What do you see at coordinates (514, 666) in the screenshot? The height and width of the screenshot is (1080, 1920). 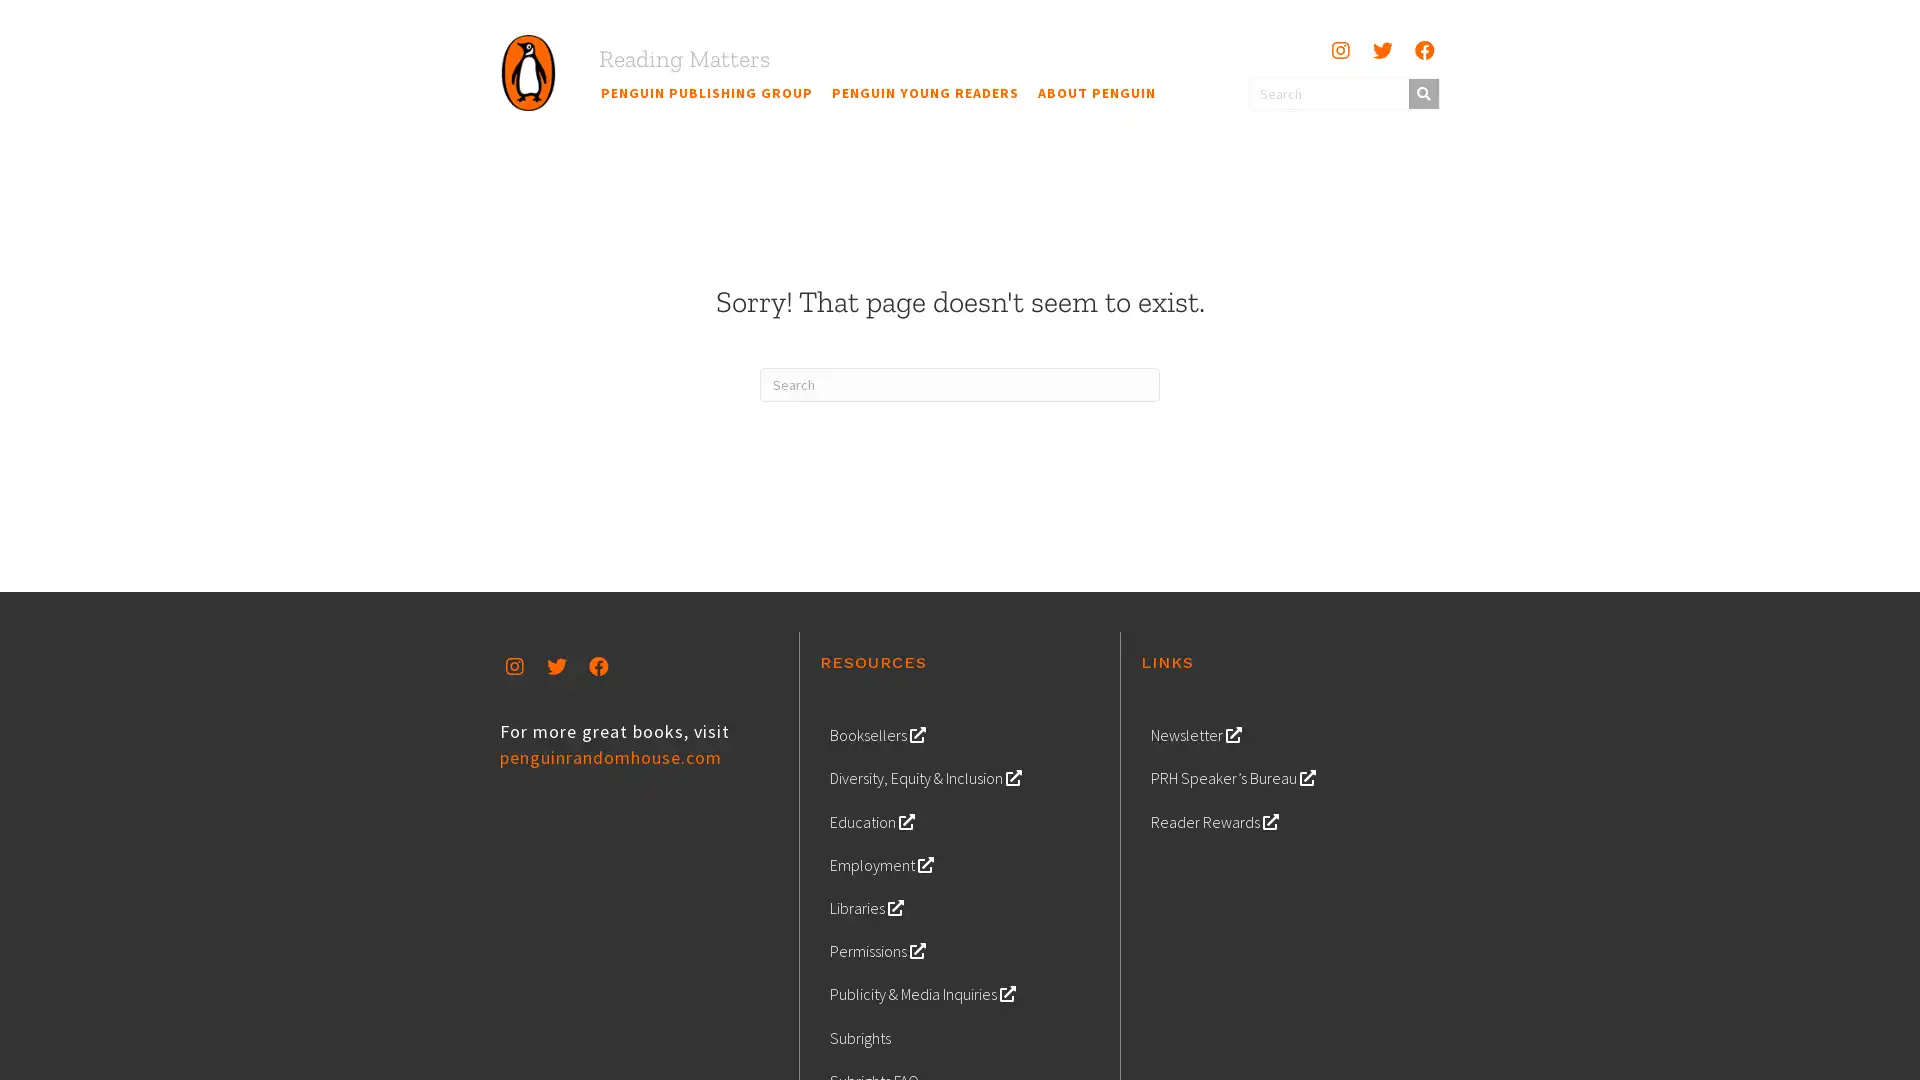 I see `Instagram` at bounding box center [514, 666].